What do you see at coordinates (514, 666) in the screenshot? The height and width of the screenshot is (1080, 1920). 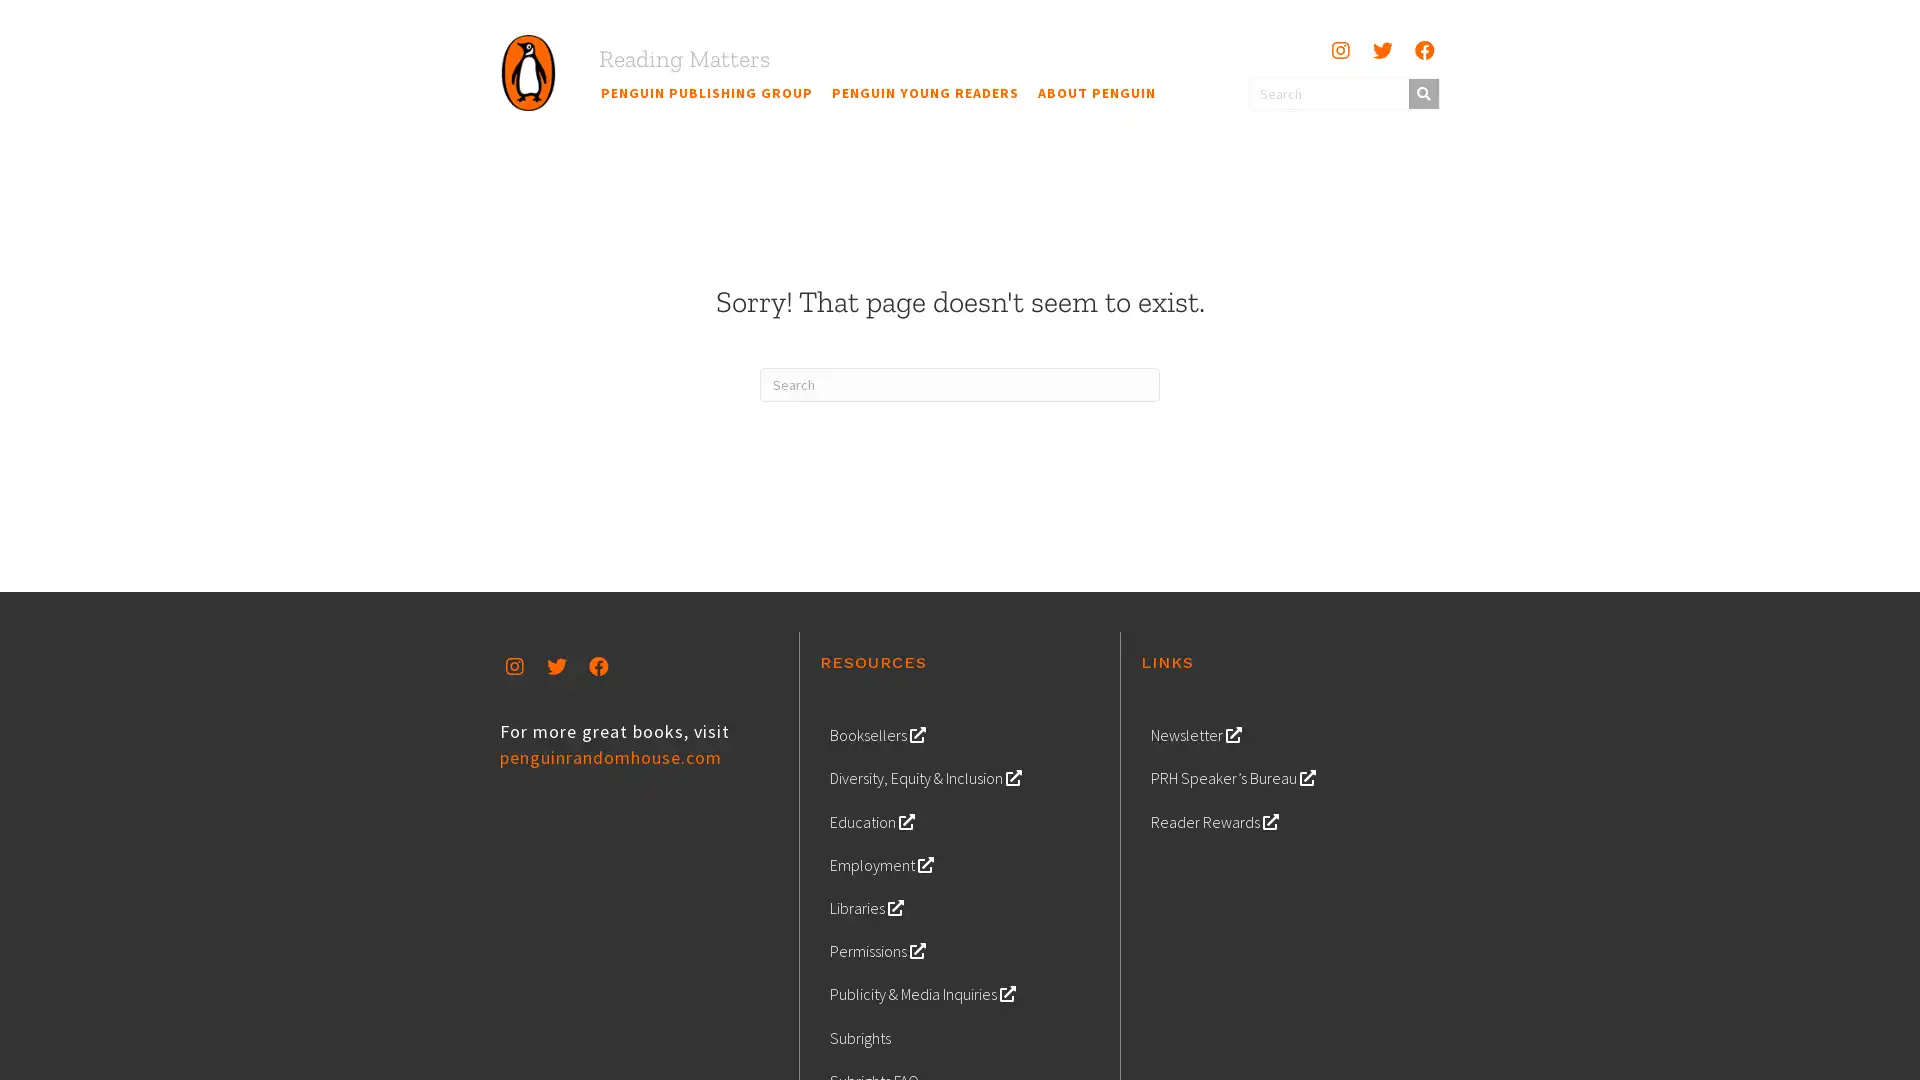 I see `Instagram` at bounding box center [514, 666].